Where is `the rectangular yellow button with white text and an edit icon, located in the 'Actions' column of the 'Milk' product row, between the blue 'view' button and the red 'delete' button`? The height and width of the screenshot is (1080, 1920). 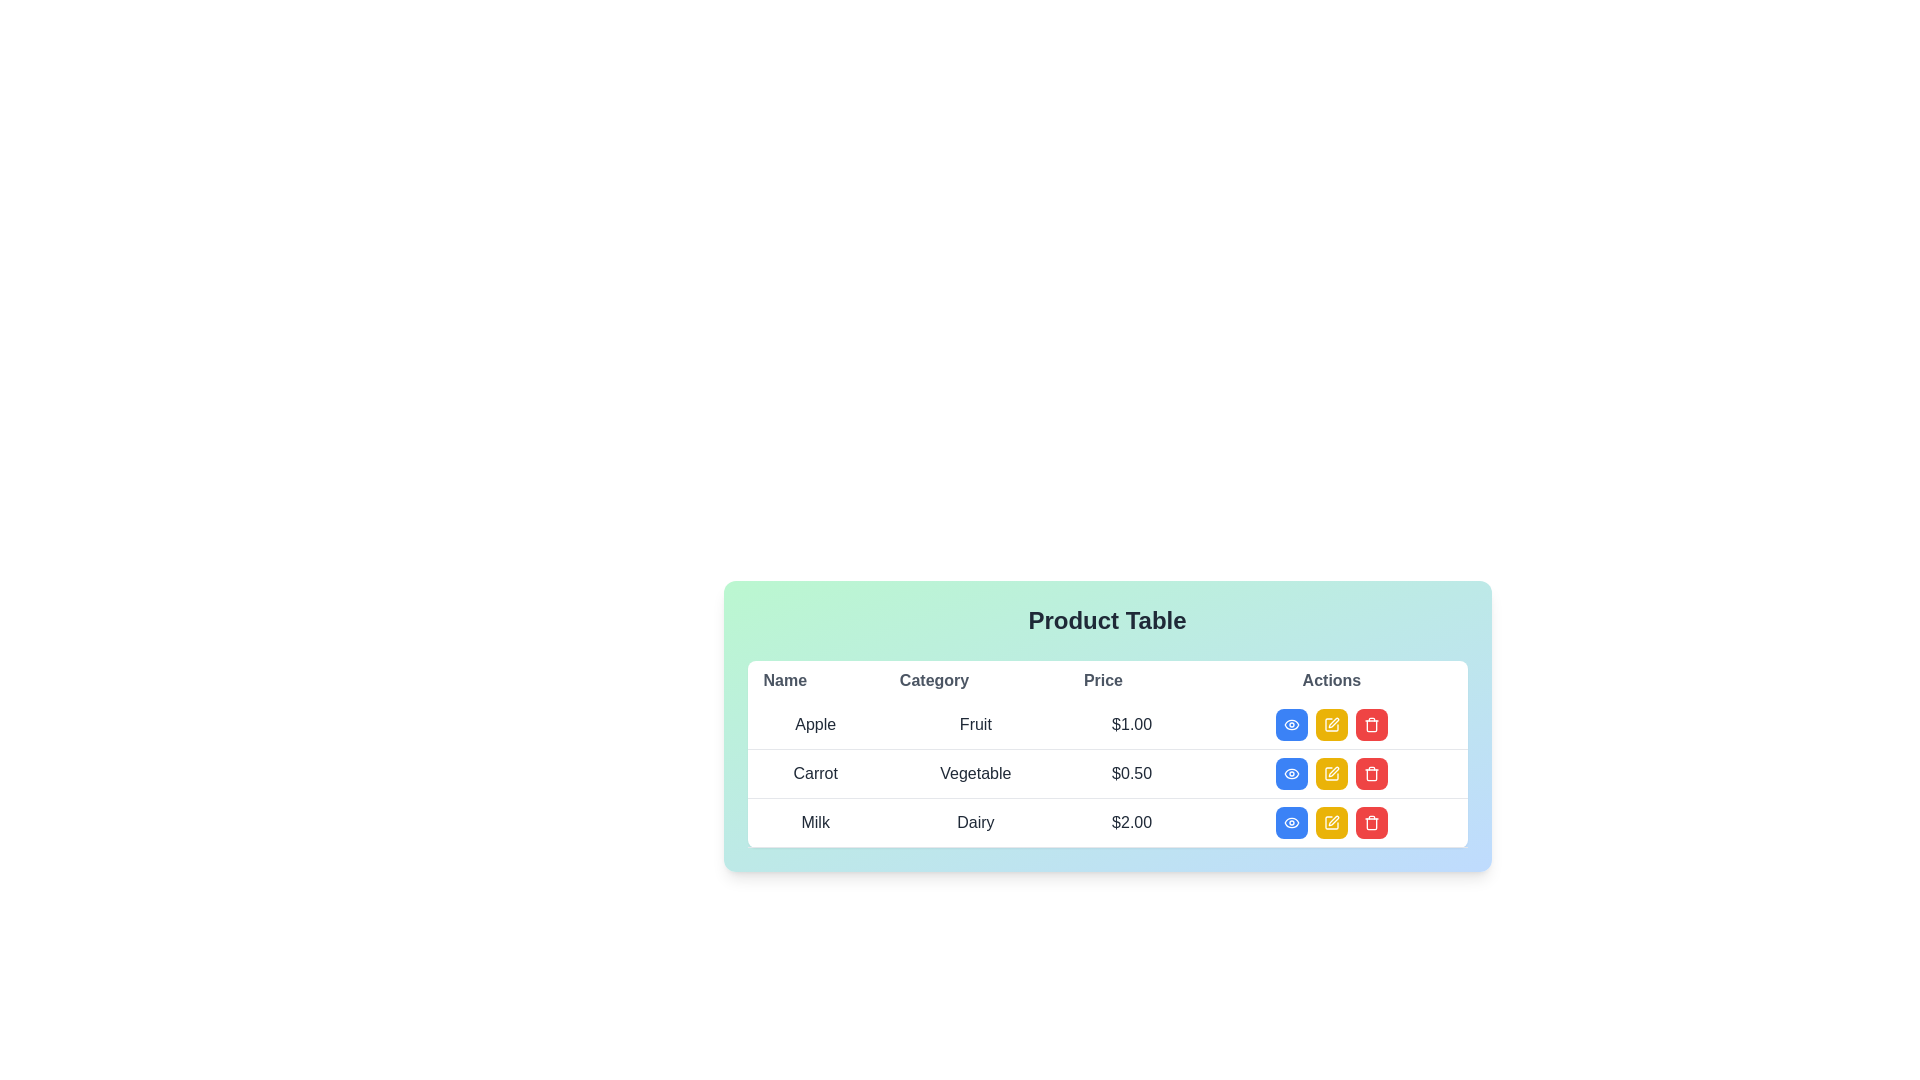
the rectangular yellow button with white text and an edit icon, located in the 'Actions' column of the 'Milk' product row, between the blue 'view' button and the red 'delete' button is located at coordinates (1331, 822).